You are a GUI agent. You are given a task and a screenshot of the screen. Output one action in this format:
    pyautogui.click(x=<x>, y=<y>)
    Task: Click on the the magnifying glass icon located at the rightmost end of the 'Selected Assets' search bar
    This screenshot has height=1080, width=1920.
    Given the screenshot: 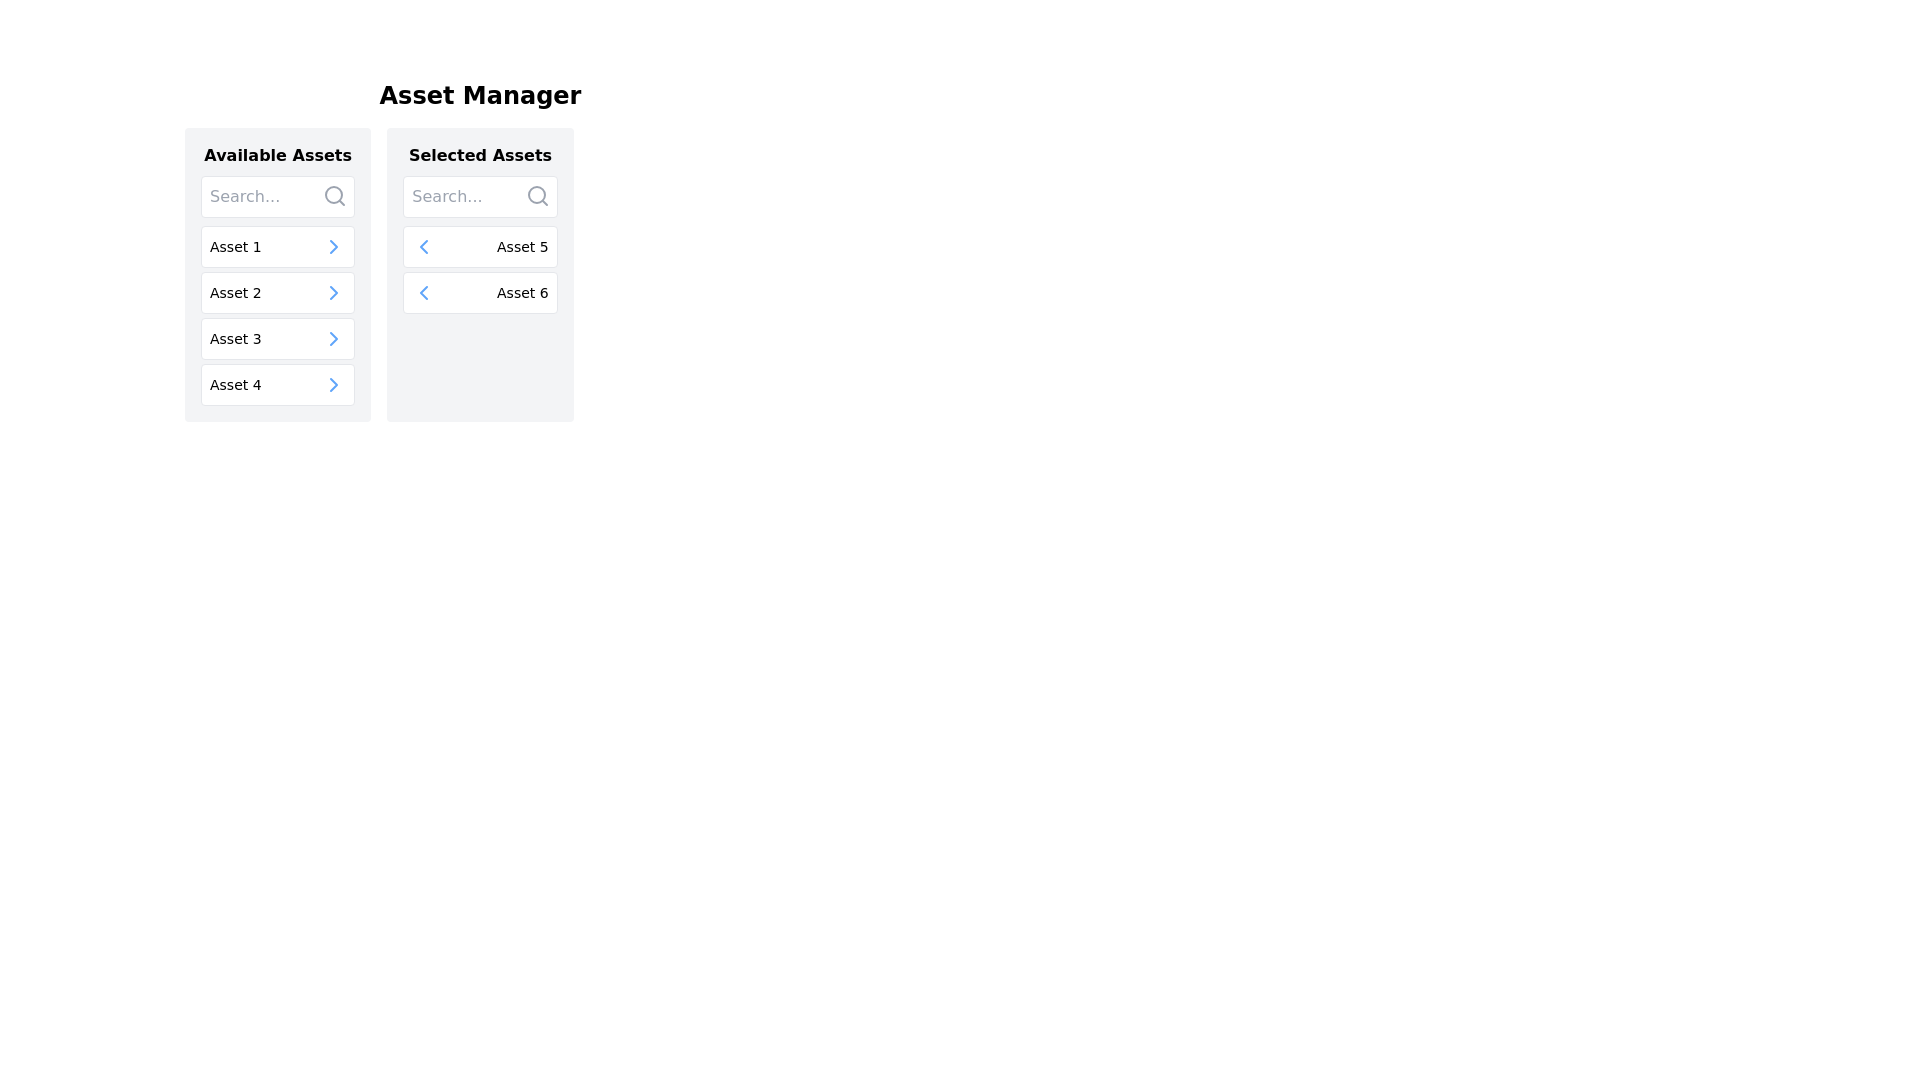 What is the action you would take?
    pyautogui.click(x=537, y=196)
    